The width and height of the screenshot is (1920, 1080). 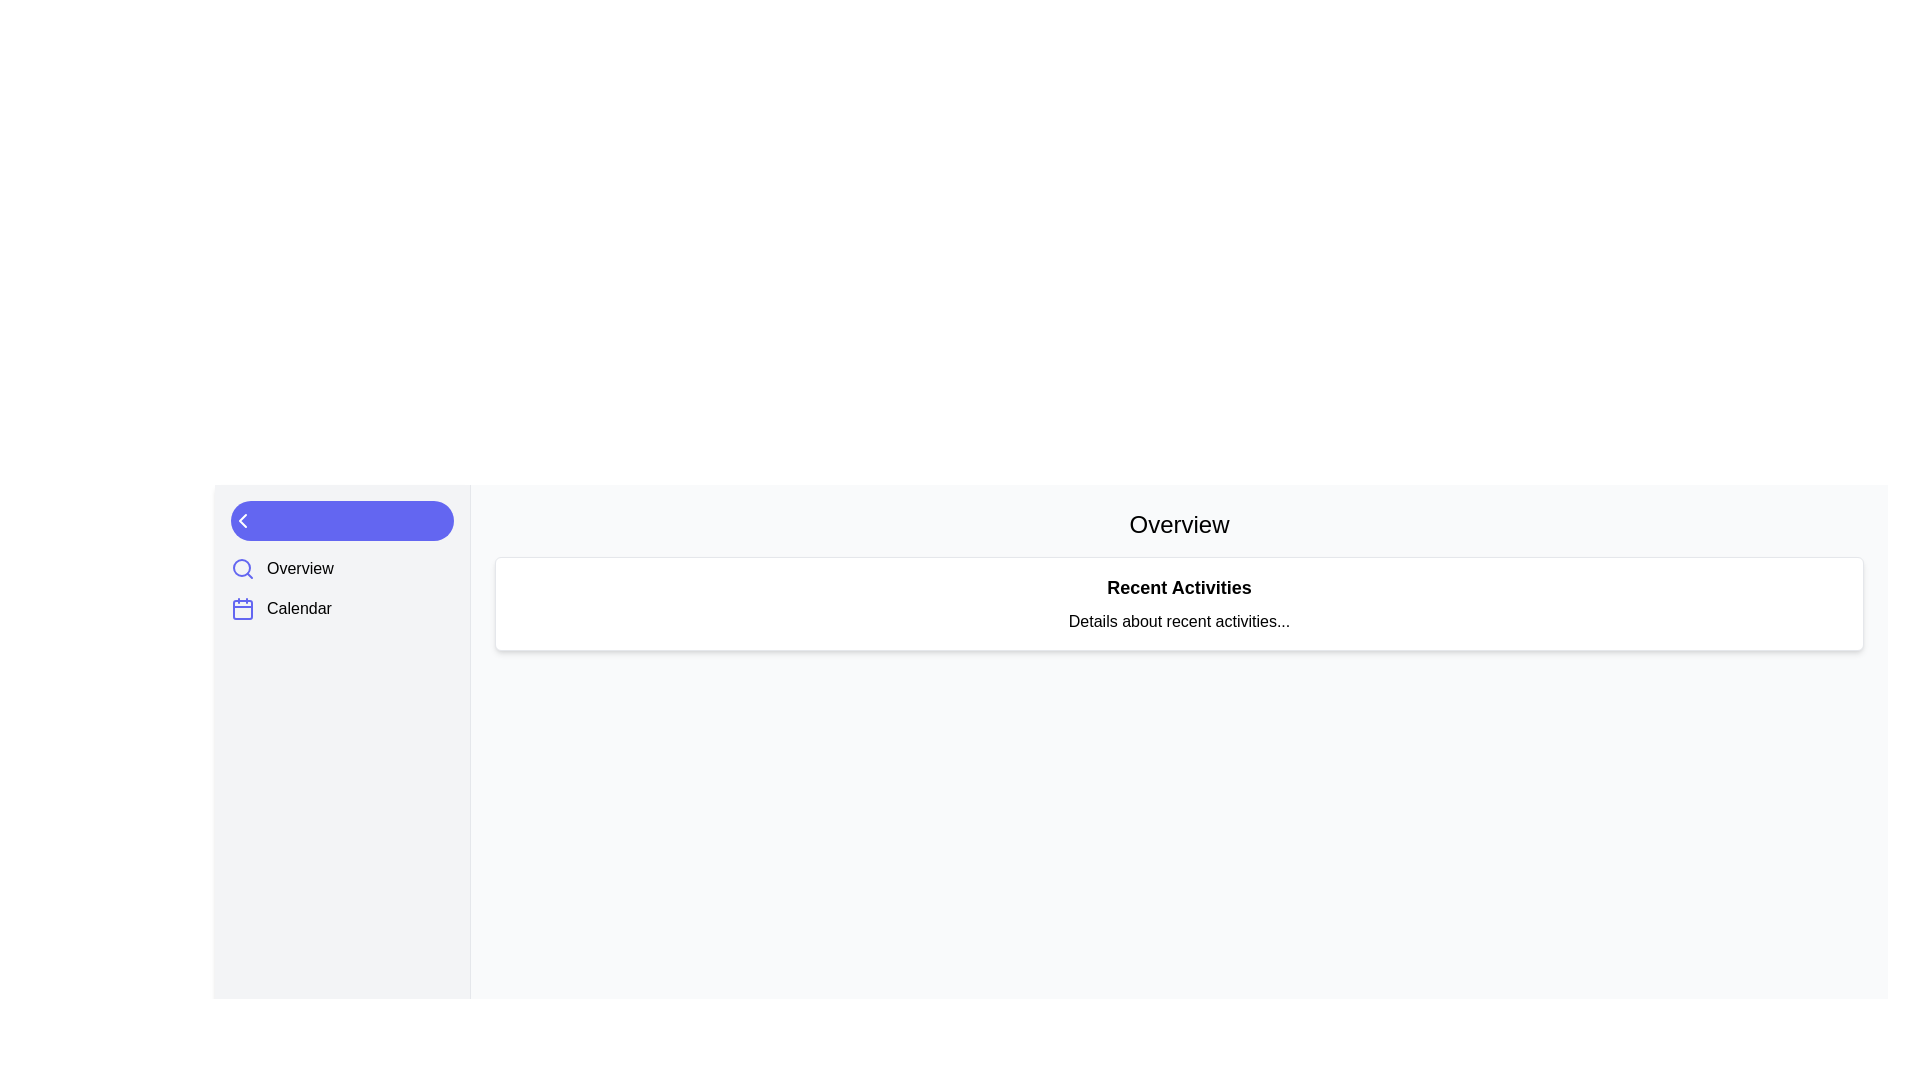 I want to click on the first navigation link in the left-side panel, so click(x=281, y=569).